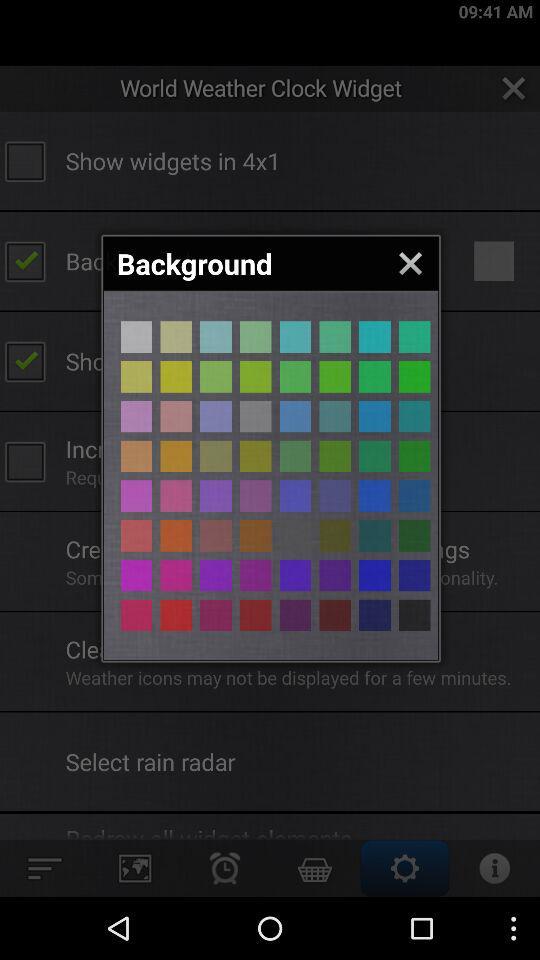  What do you see at coordinates (176, 495) in the screenshot?
I see `app background color picker` at bounding box center [176, 495].